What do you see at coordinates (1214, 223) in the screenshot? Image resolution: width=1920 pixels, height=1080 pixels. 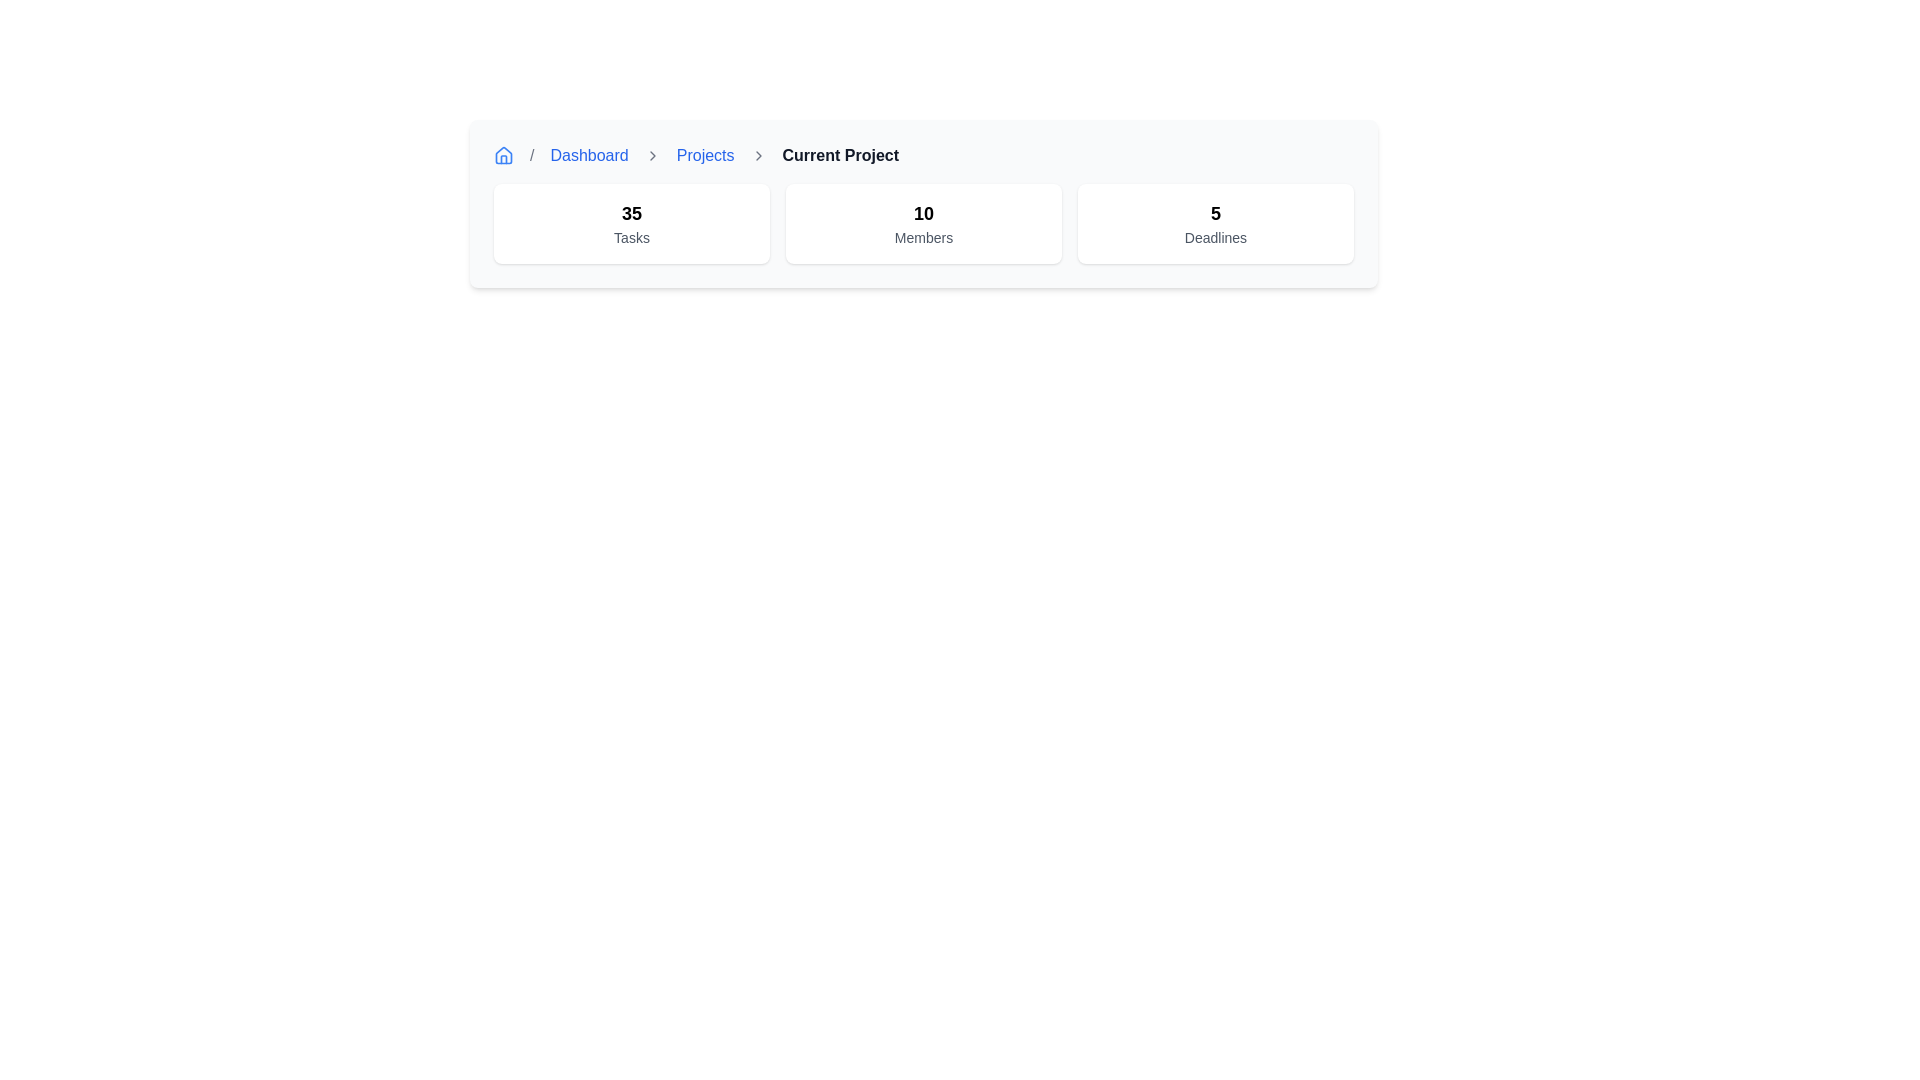 I see `the information displayed on the Informational card that presents the count of deadlines associated with the current project, located as the third card in a row of three cards` at bounding box center [1214, 223].